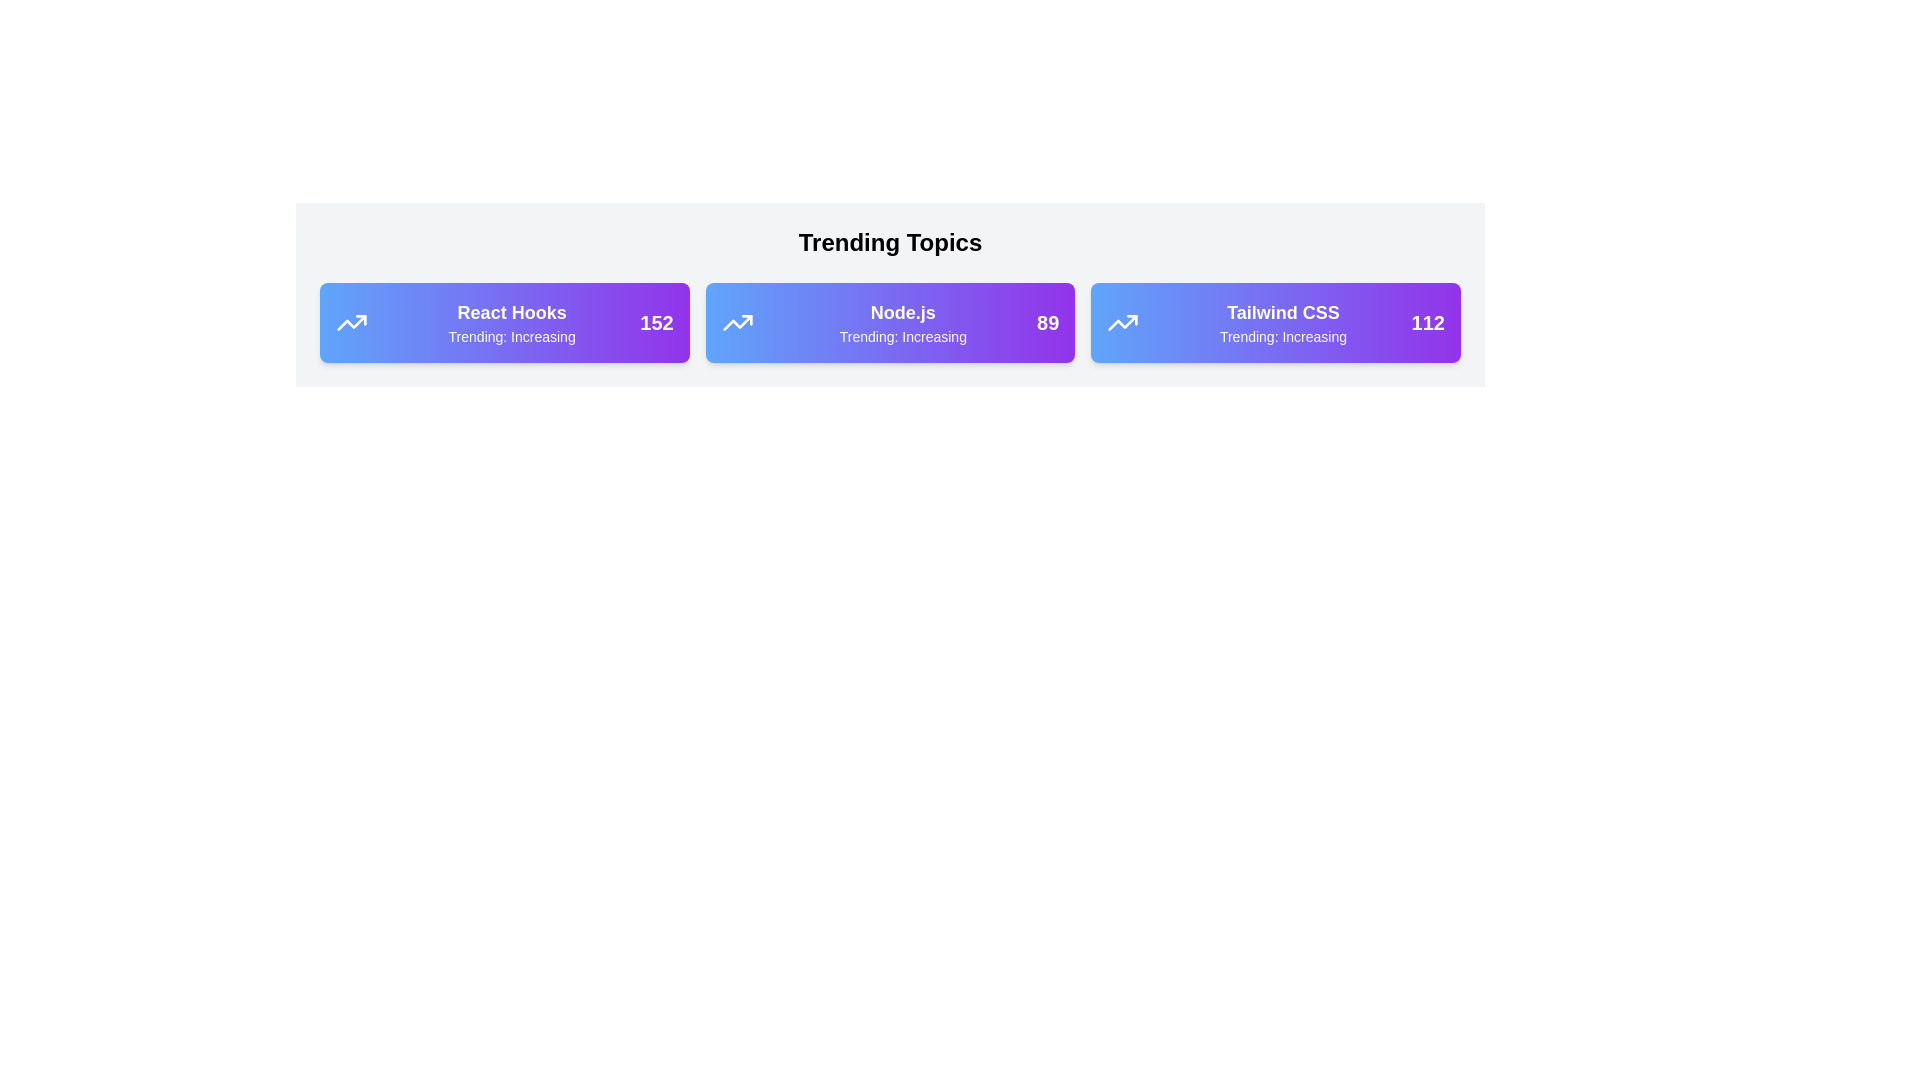 The height and width of the screenshot is (1080, 1920). I want to click on the topic card for React Hooks, so click(504, 322).